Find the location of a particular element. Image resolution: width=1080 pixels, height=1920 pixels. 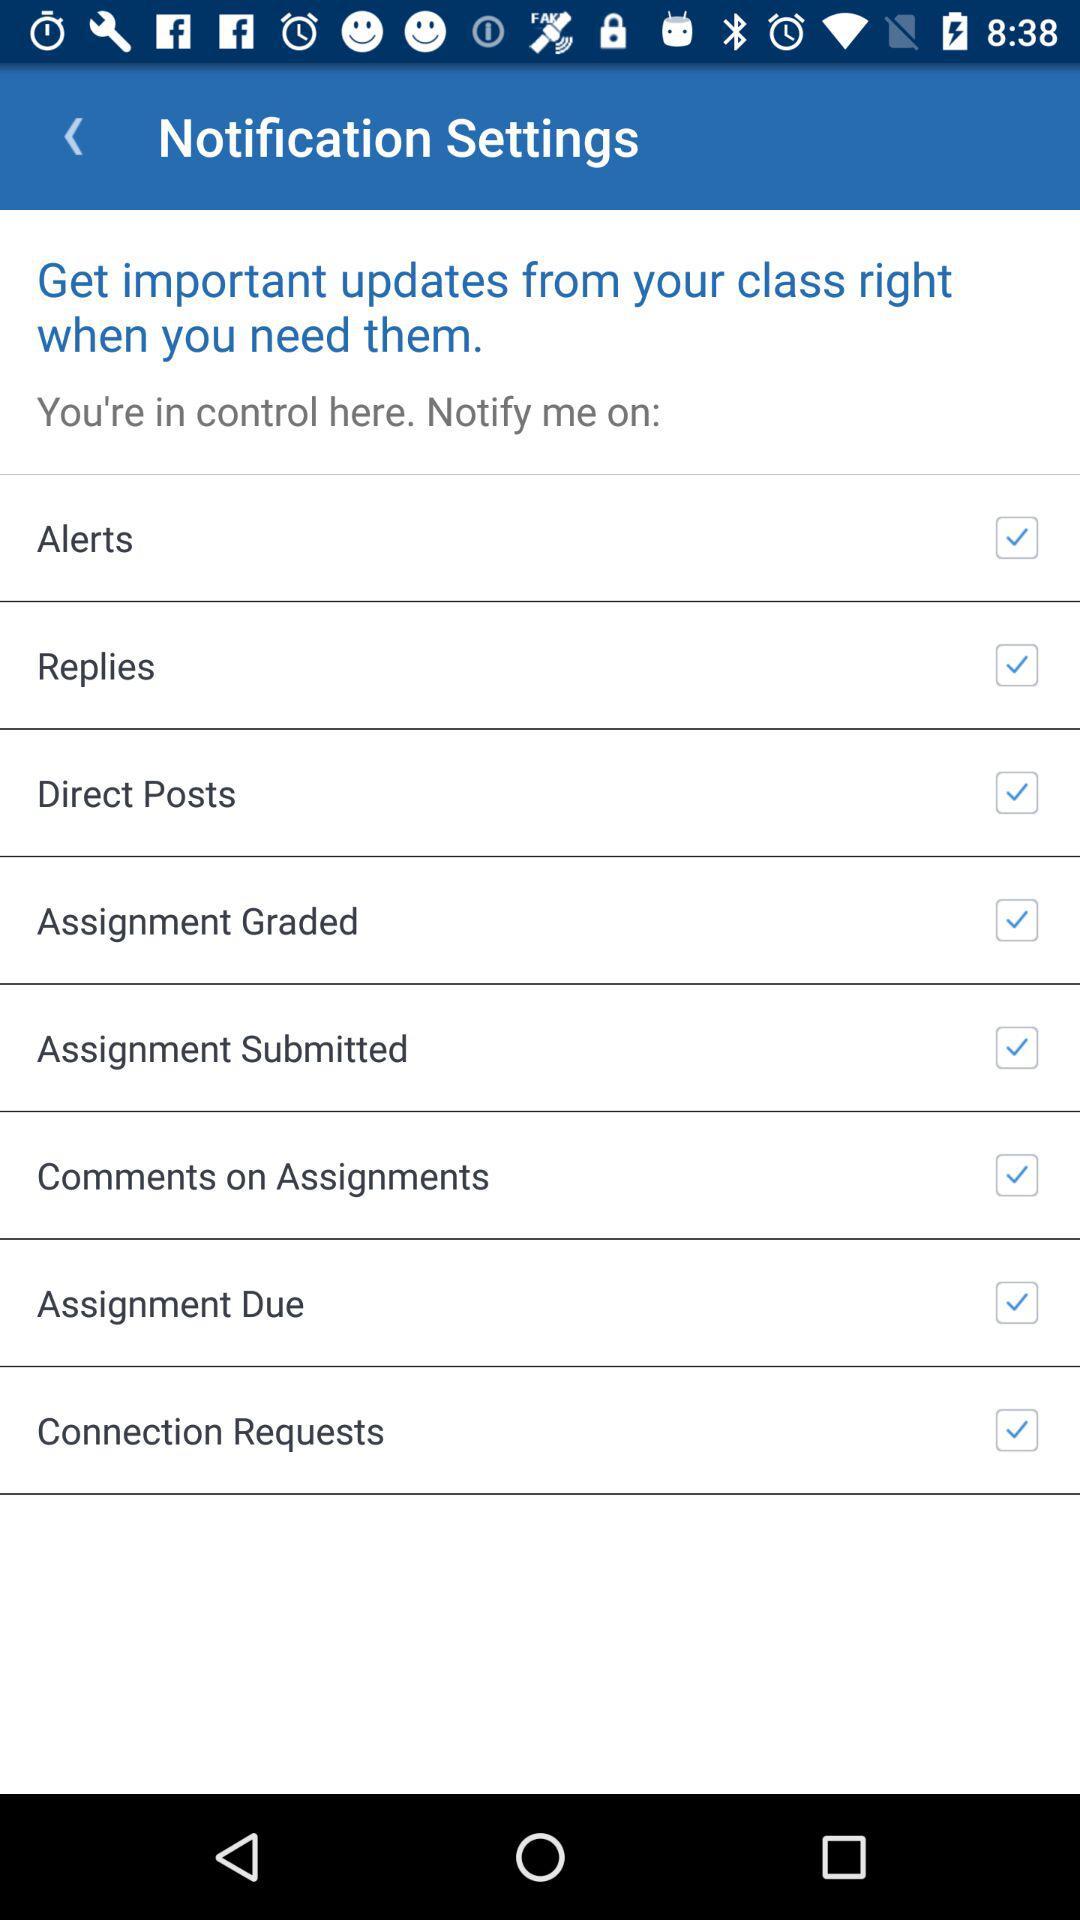

the replies item is located at coordinates (540, 665).